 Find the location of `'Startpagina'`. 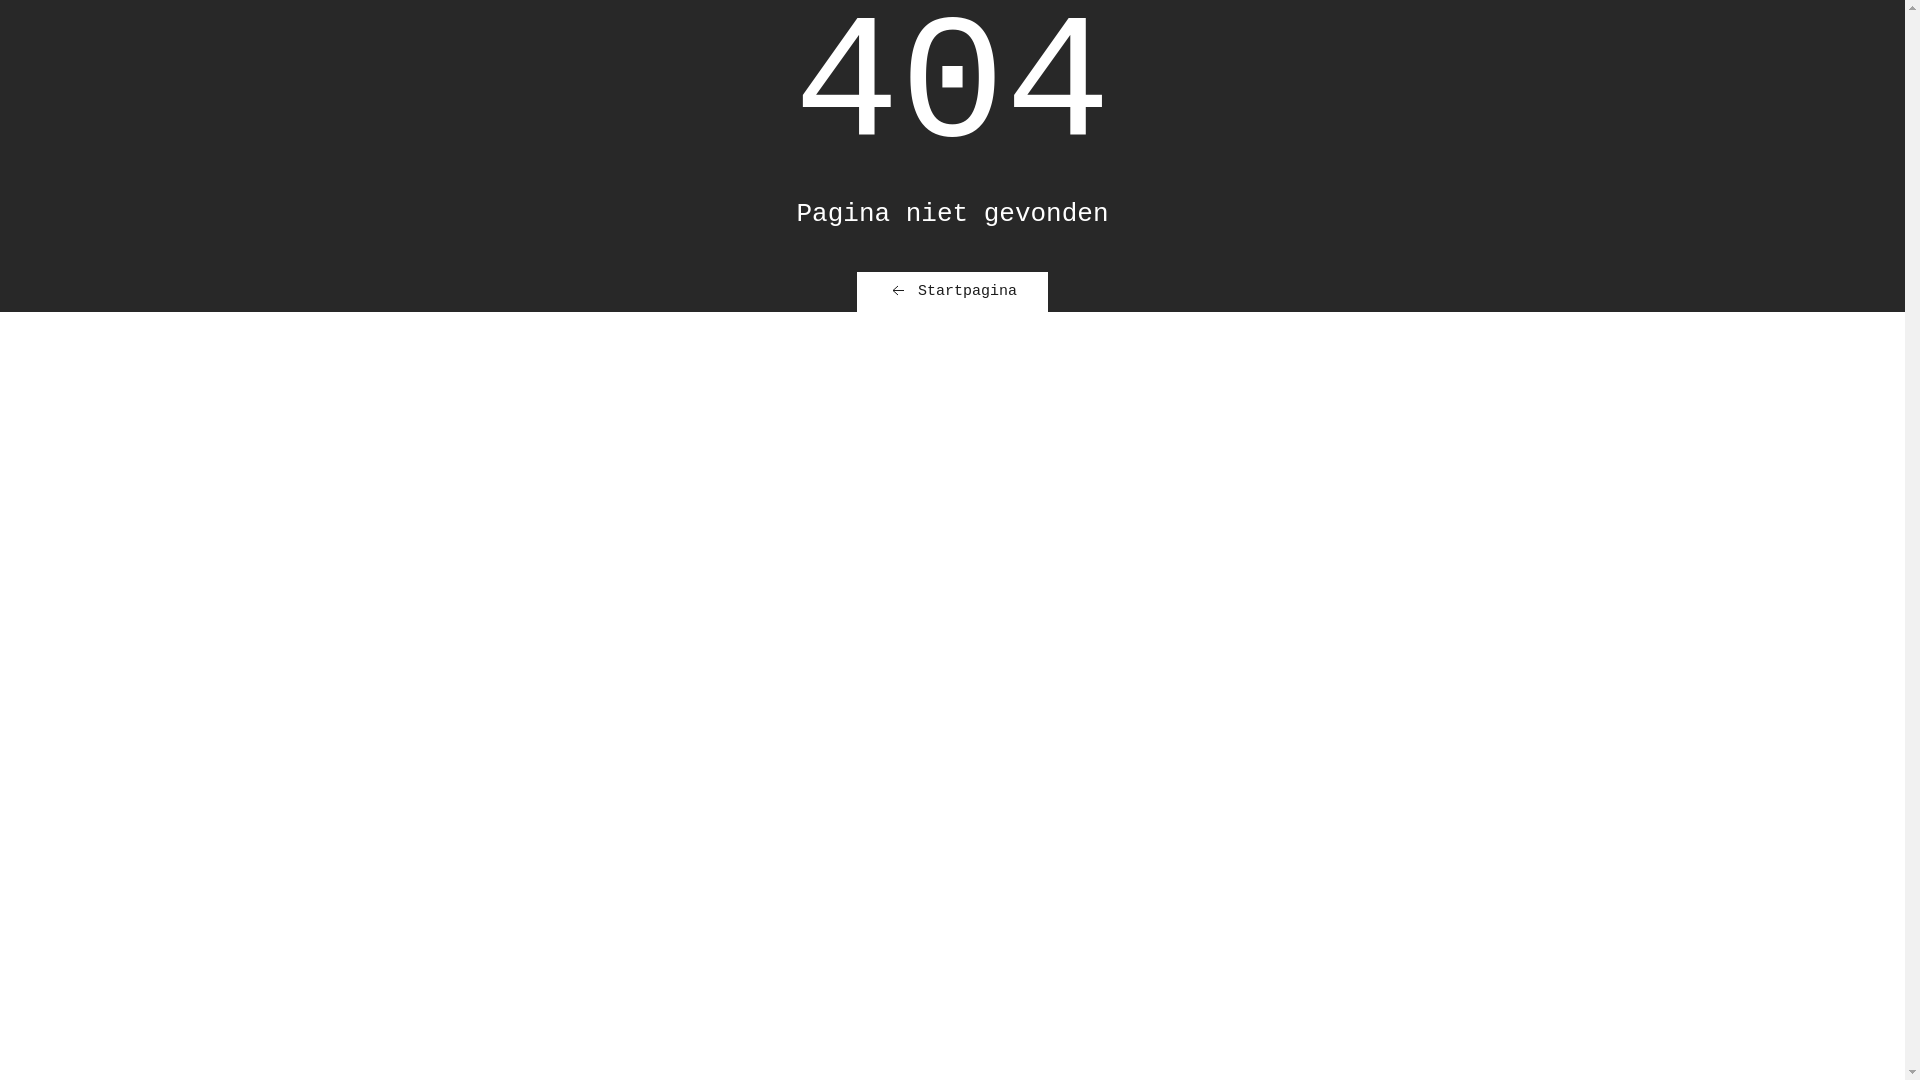

'Startpagina' is located at coordinates (857, 292).